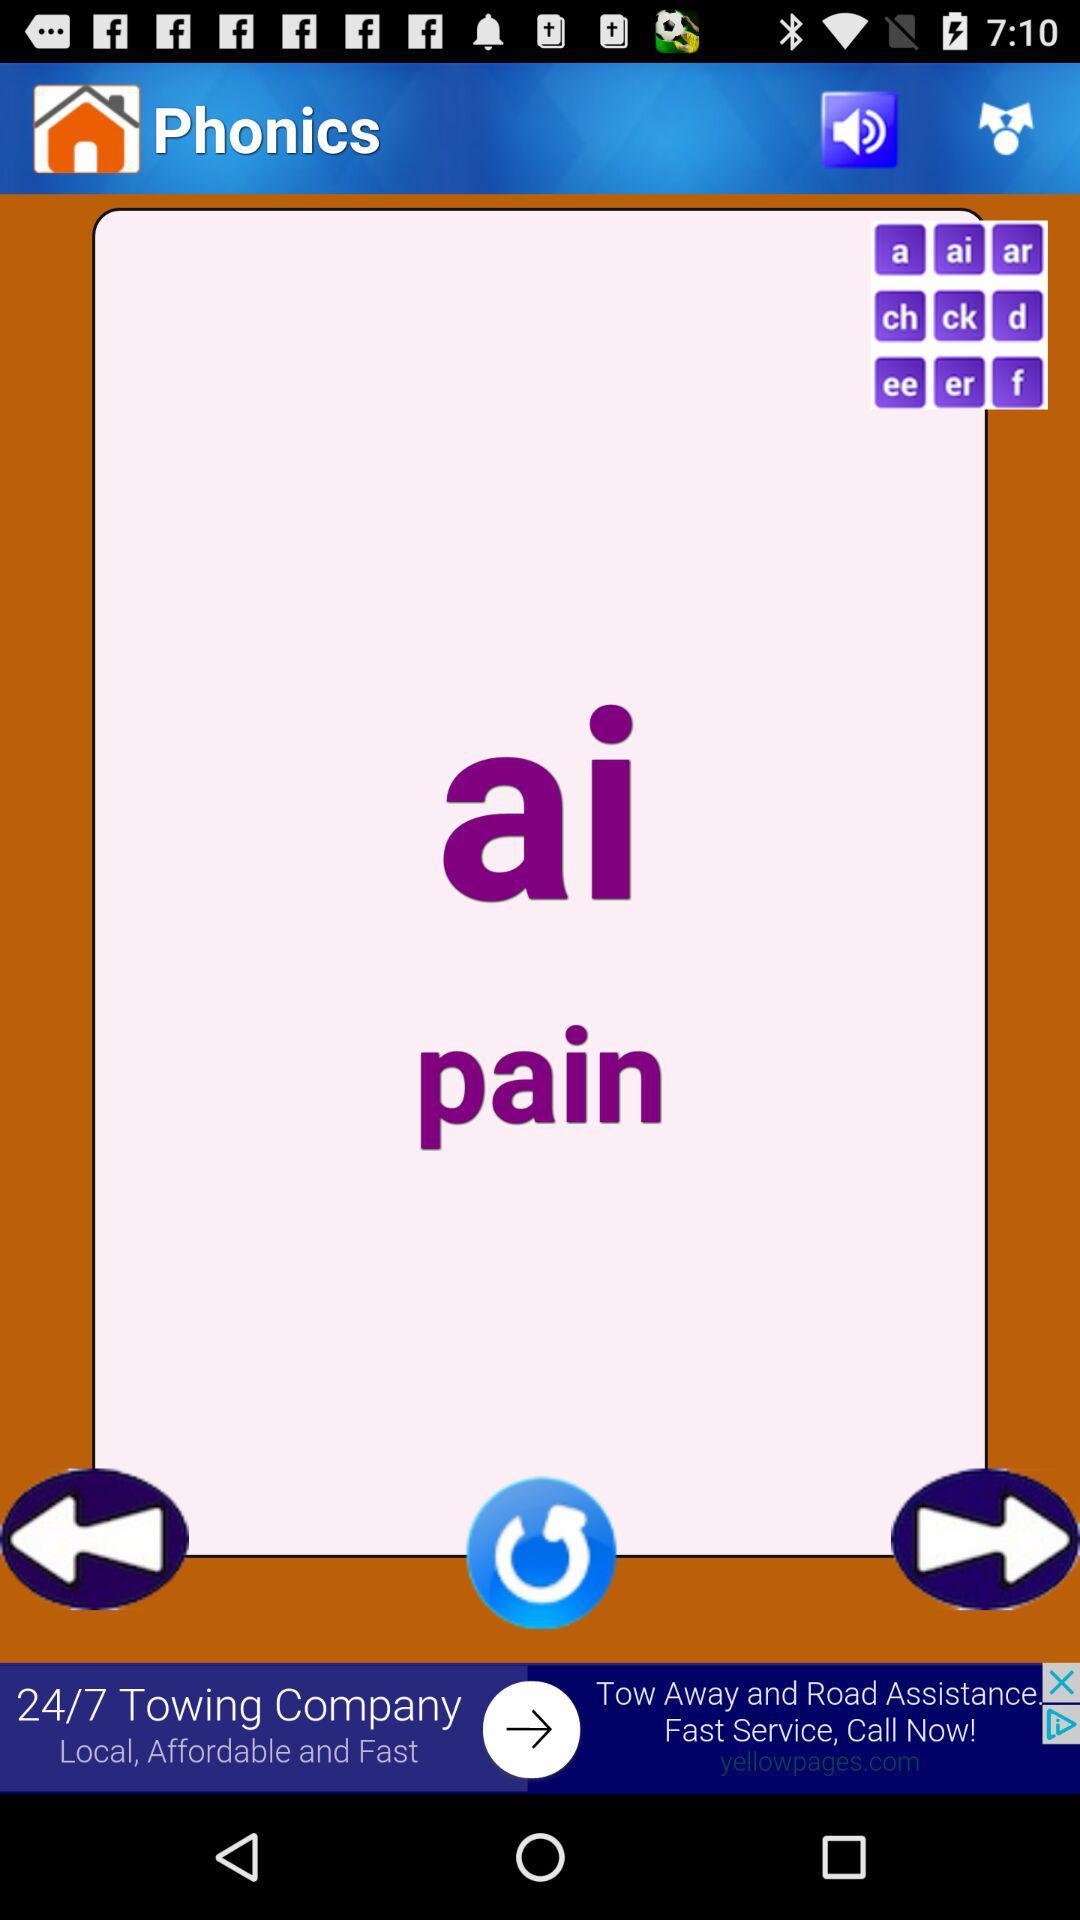 Image resolution: width=1080 pixels, height=1920 pixels. What do you see at coordinates (984, 1647) in the screenshot?
I see `the arrow_forward icon` at bounding box center [984, 1647].